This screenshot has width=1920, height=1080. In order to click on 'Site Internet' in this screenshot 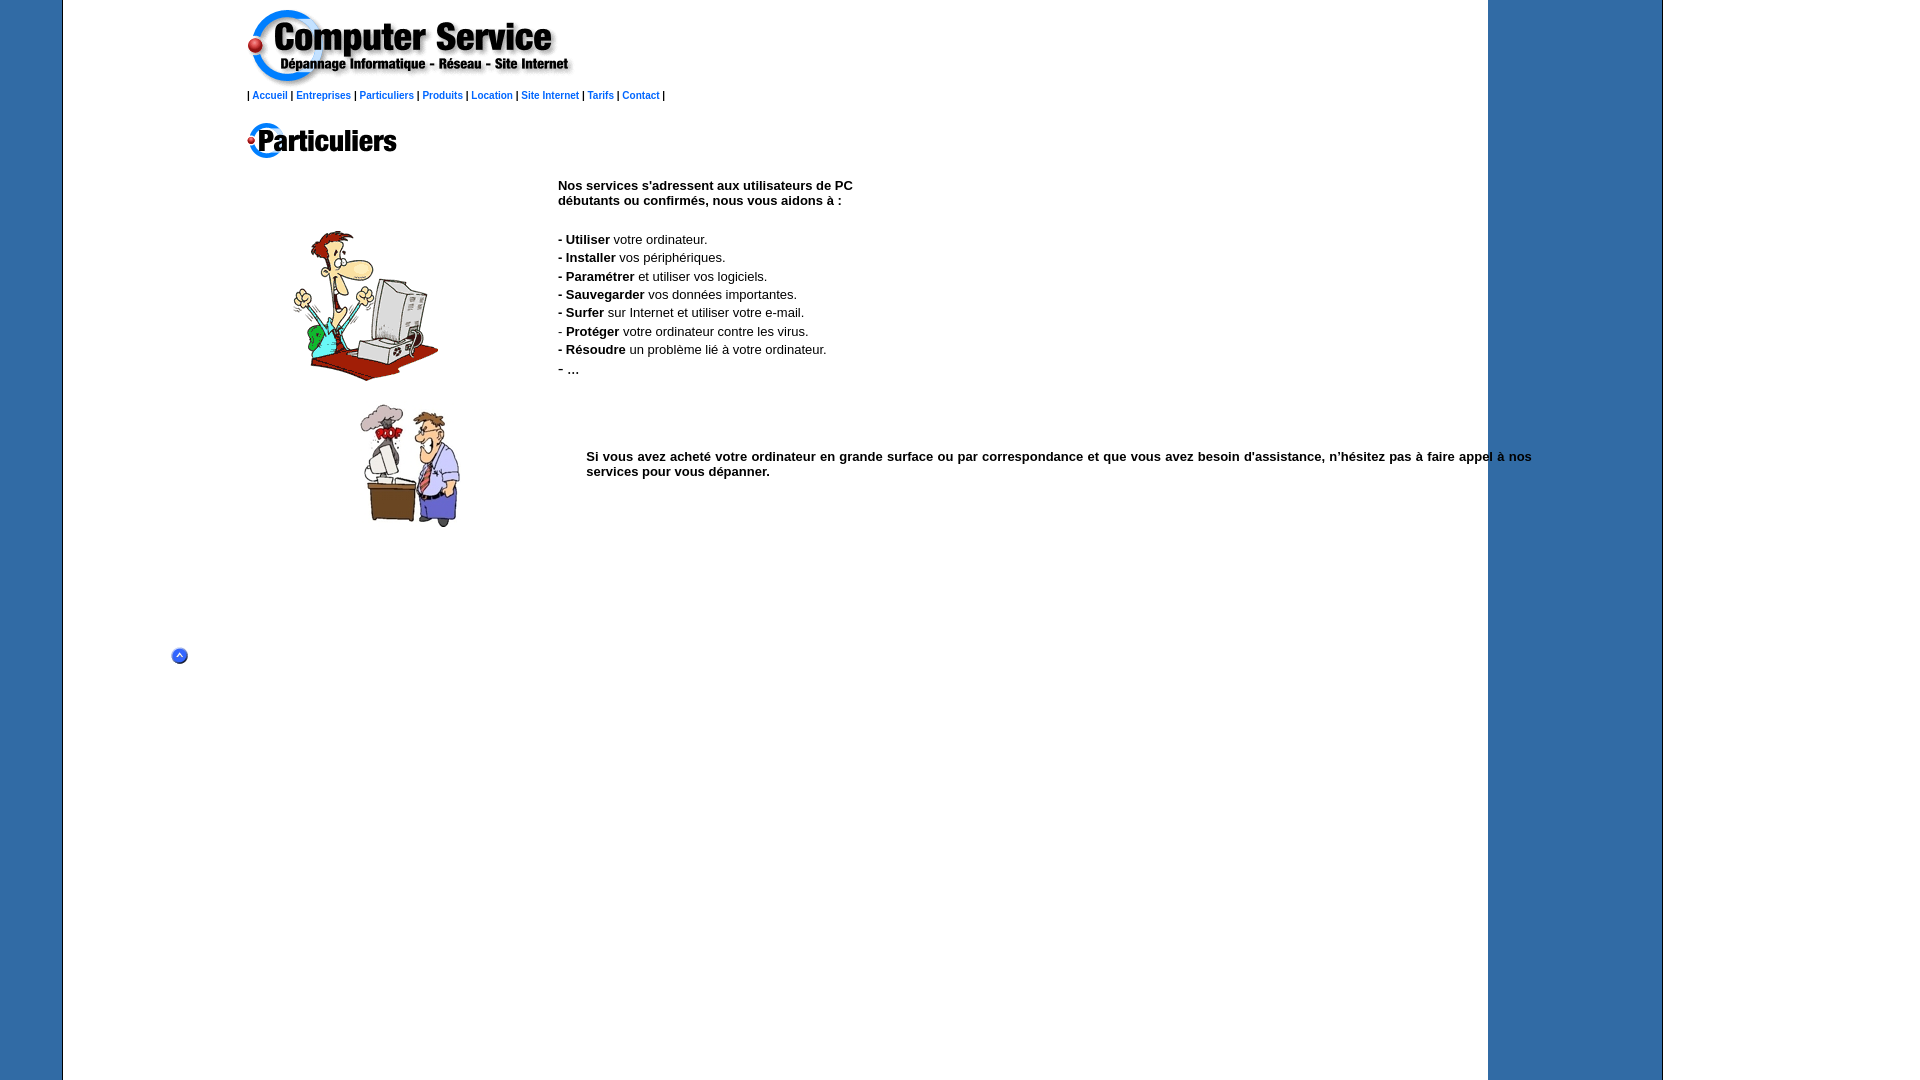, I will do `click(550, 95)`.